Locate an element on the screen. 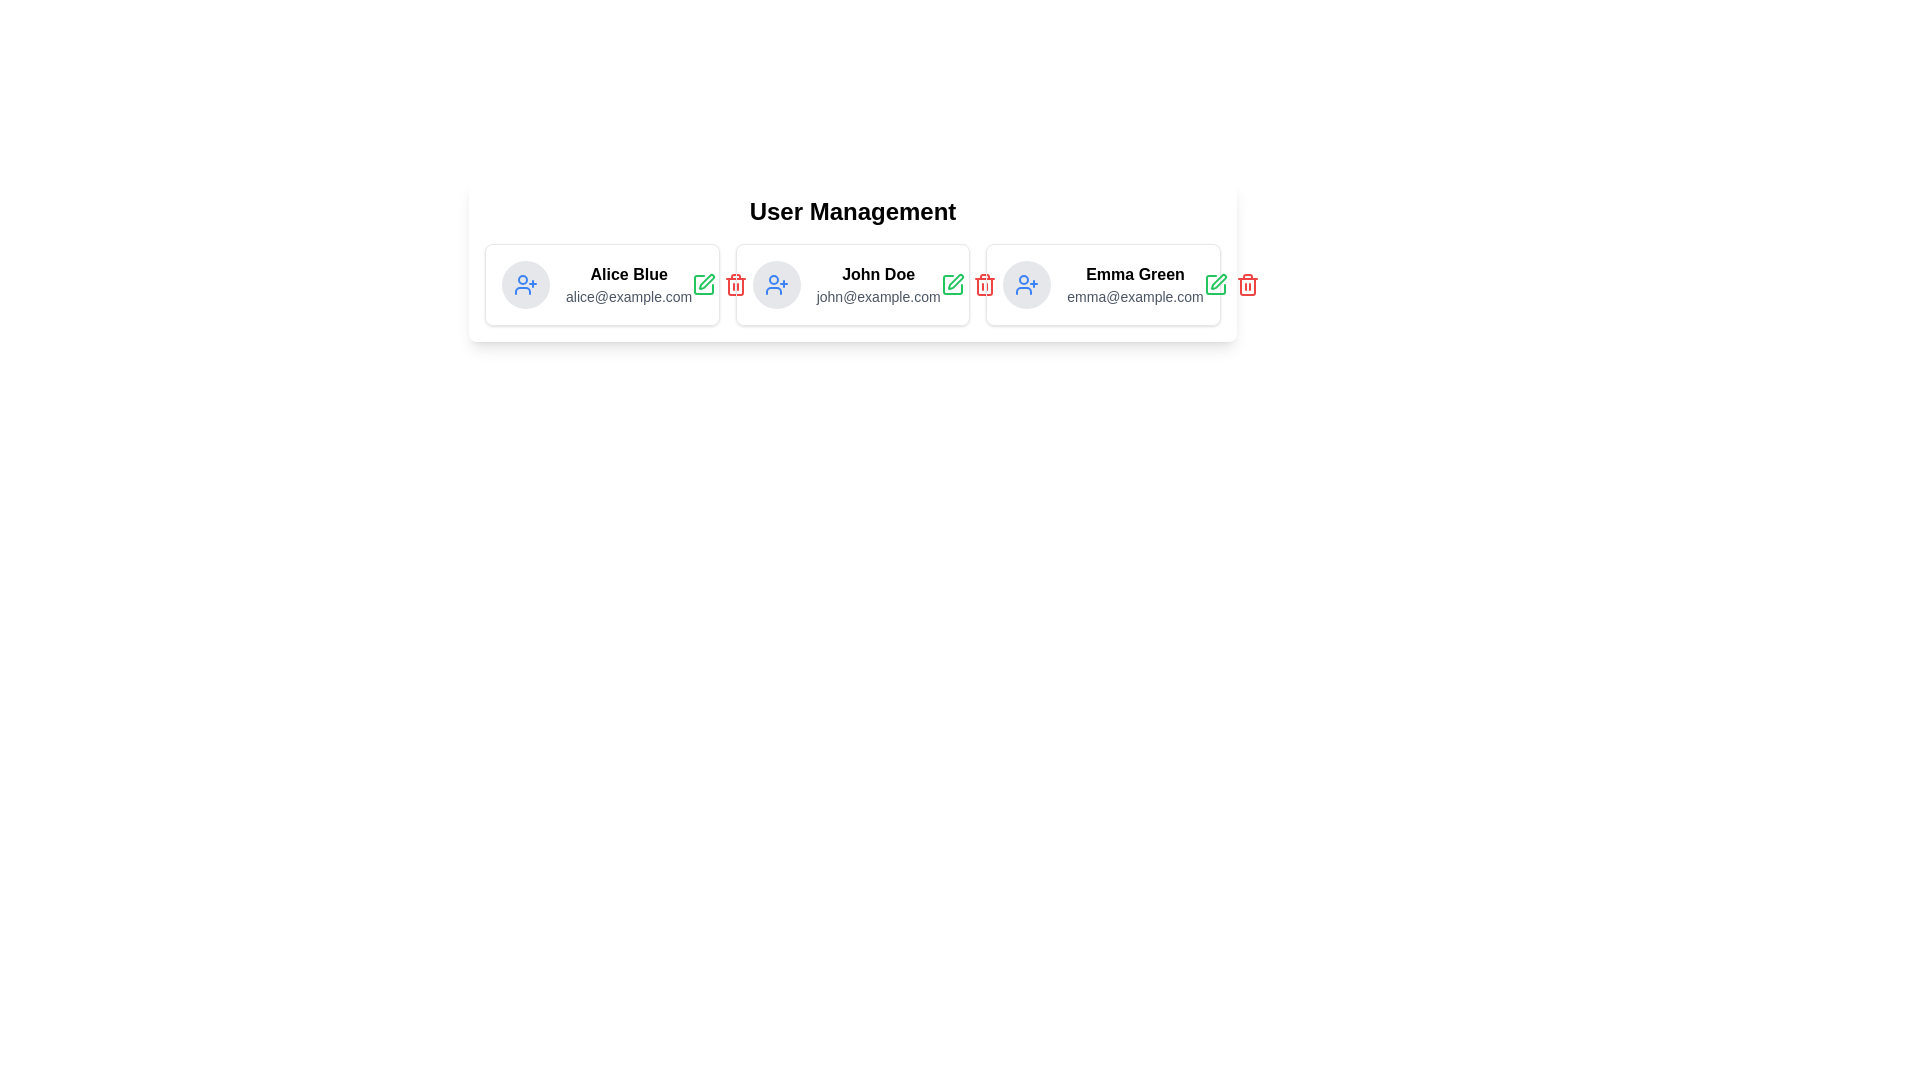 The height and width of the screenshot is (1080, 1920). information displayed in the text component titled 'Alice Blue' with the subtitle 'alice@example.com', which is part of a user card layout and positioned to the right of the circular avatar icon is located at coordinates (628, 285).